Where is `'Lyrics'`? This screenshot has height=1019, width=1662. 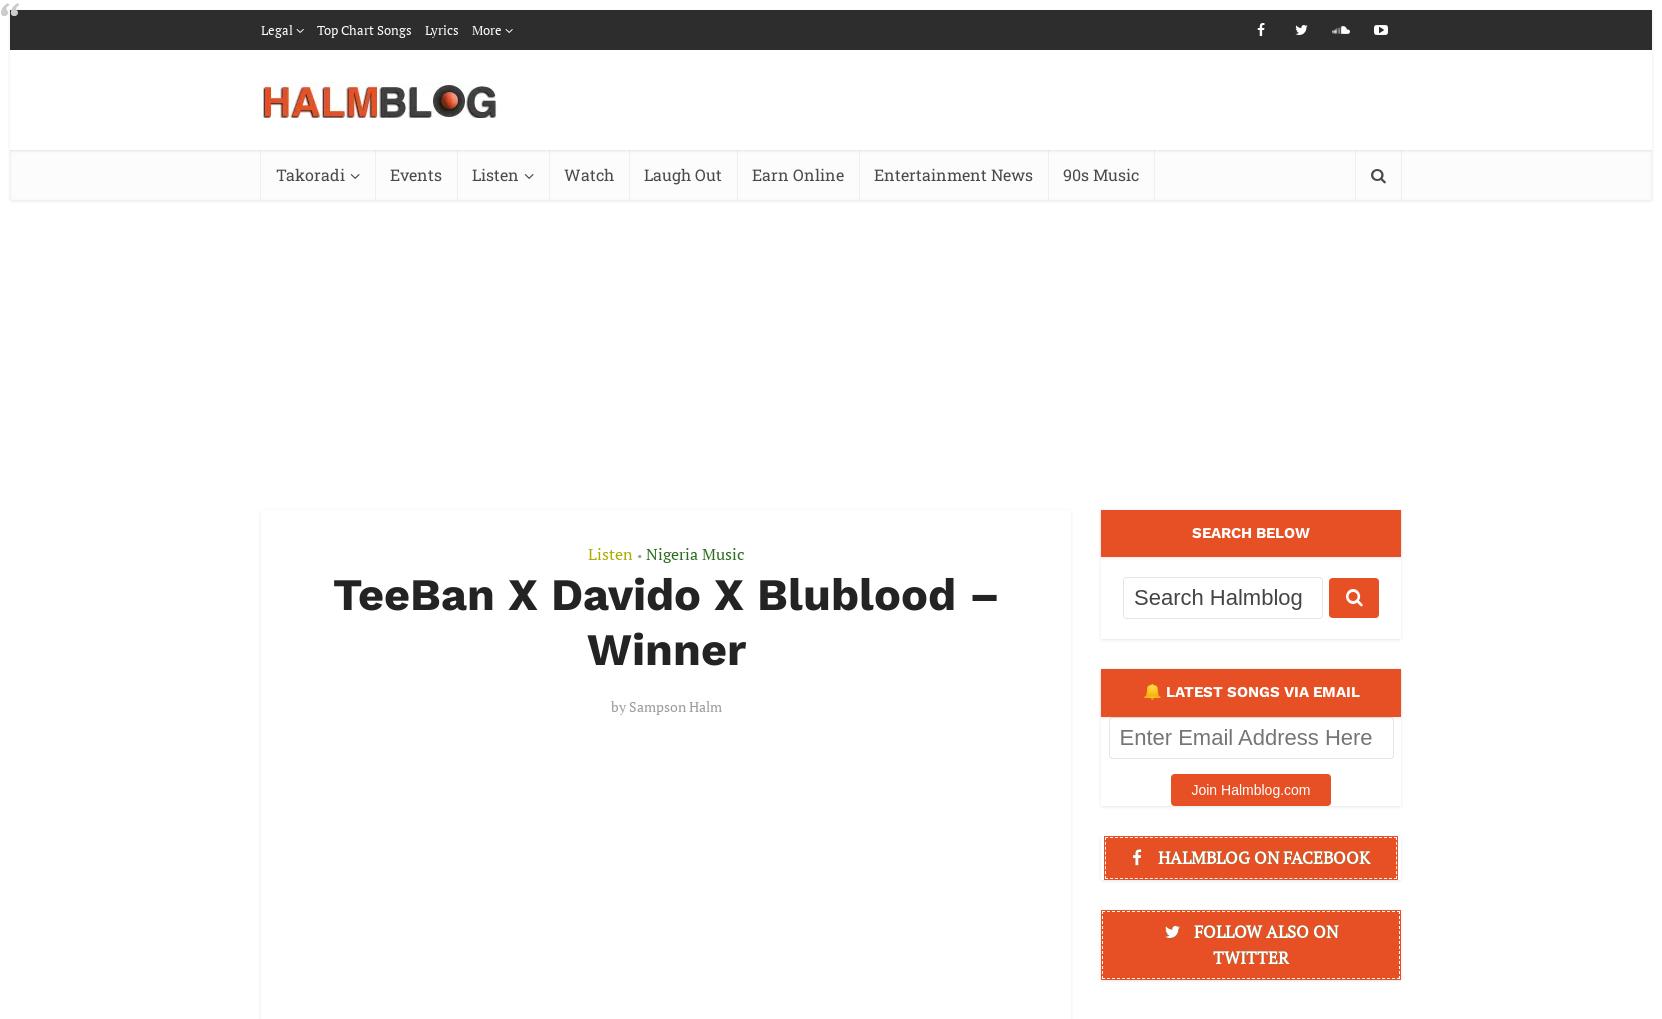 'Lyrics' is located at coordinates (441, 28).